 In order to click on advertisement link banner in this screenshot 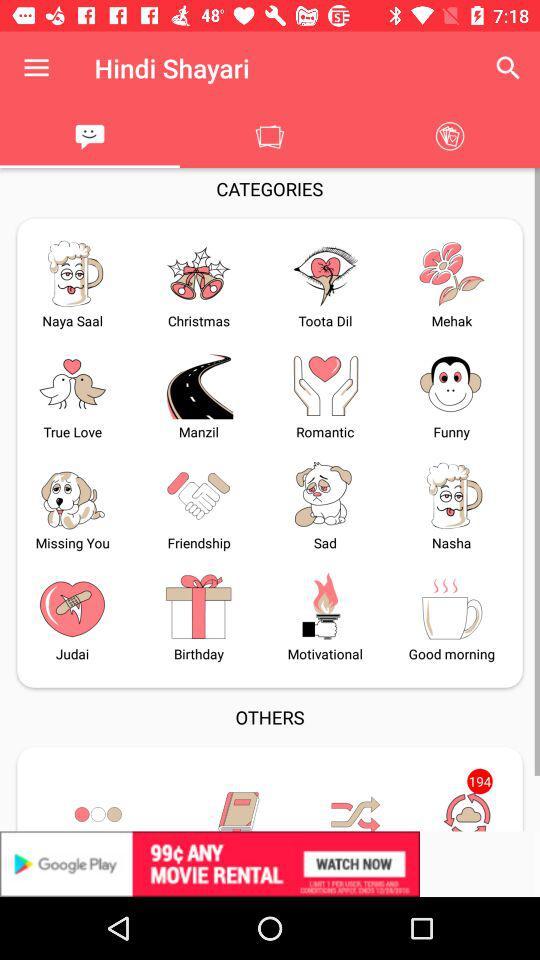, I will do `click(270, 863)`.